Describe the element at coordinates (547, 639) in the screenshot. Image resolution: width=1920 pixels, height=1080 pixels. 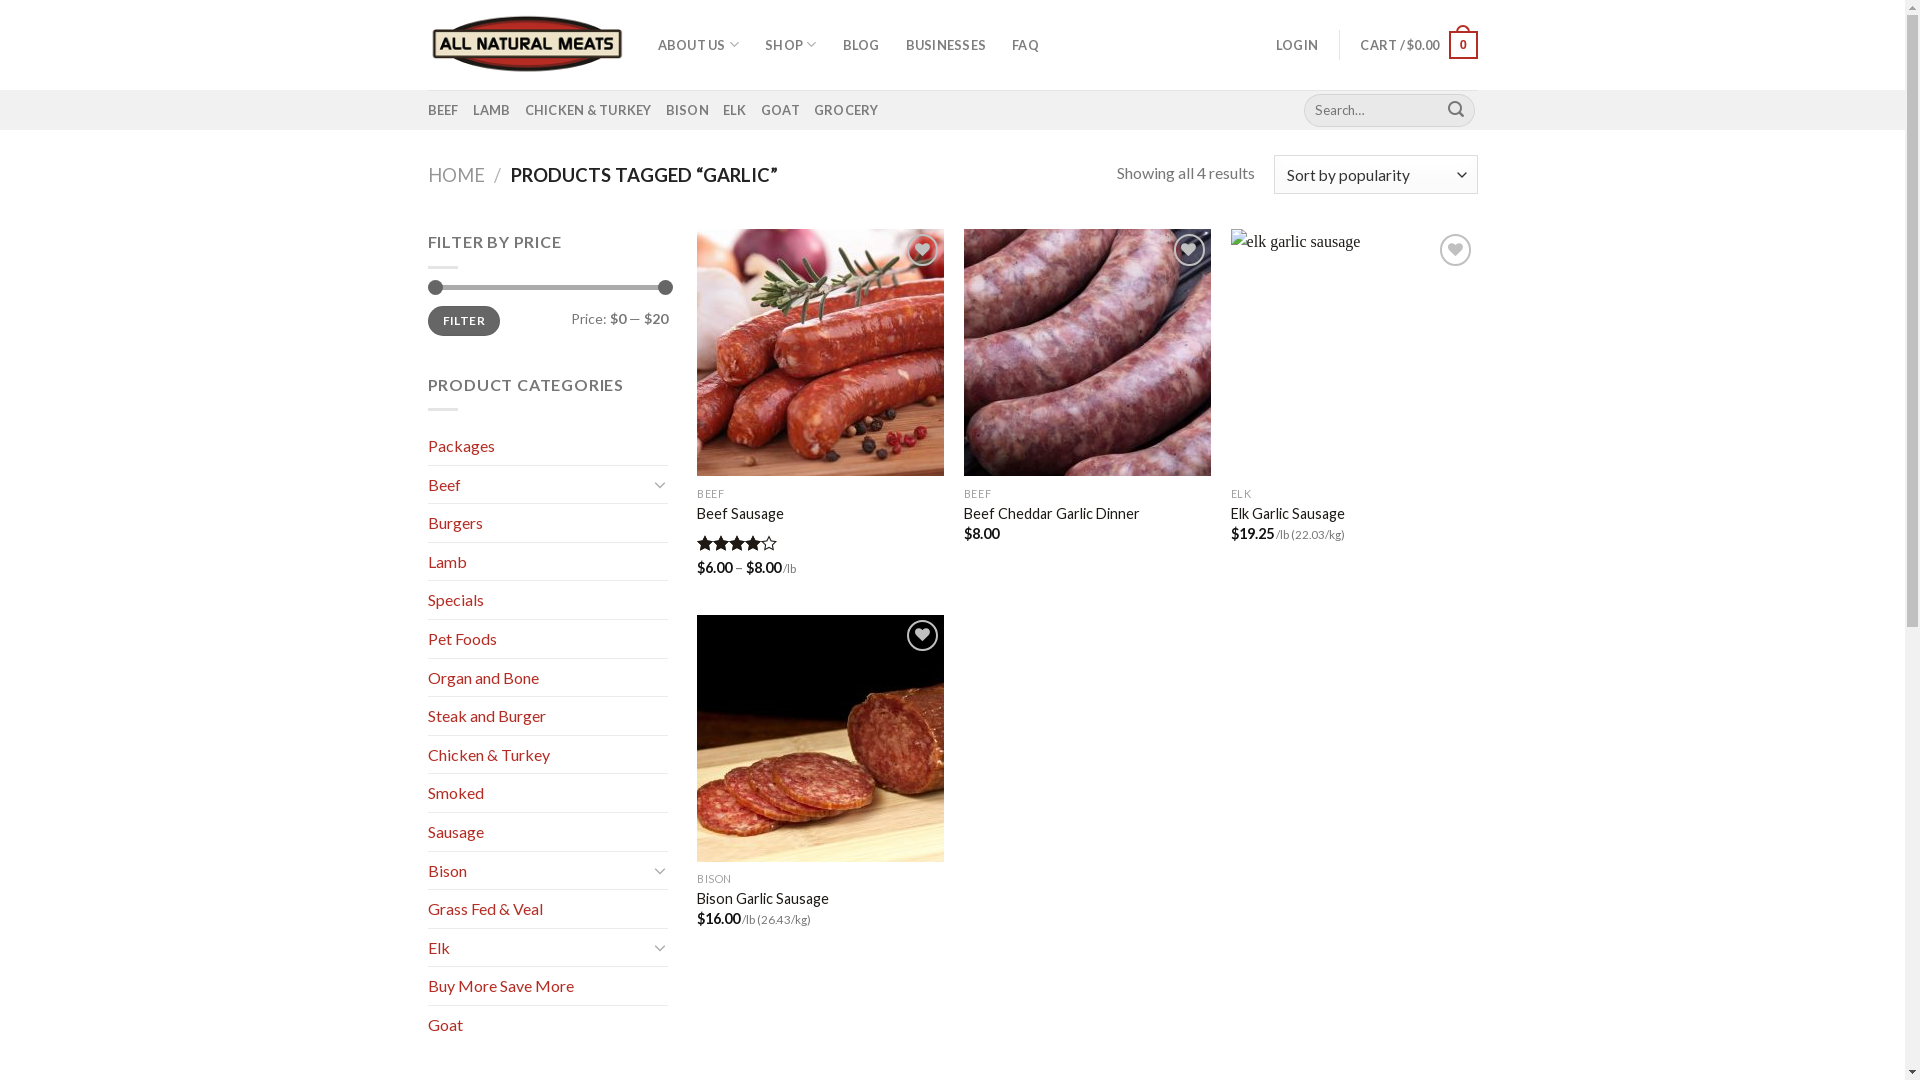
I see `'Pet Foods'` at that location.